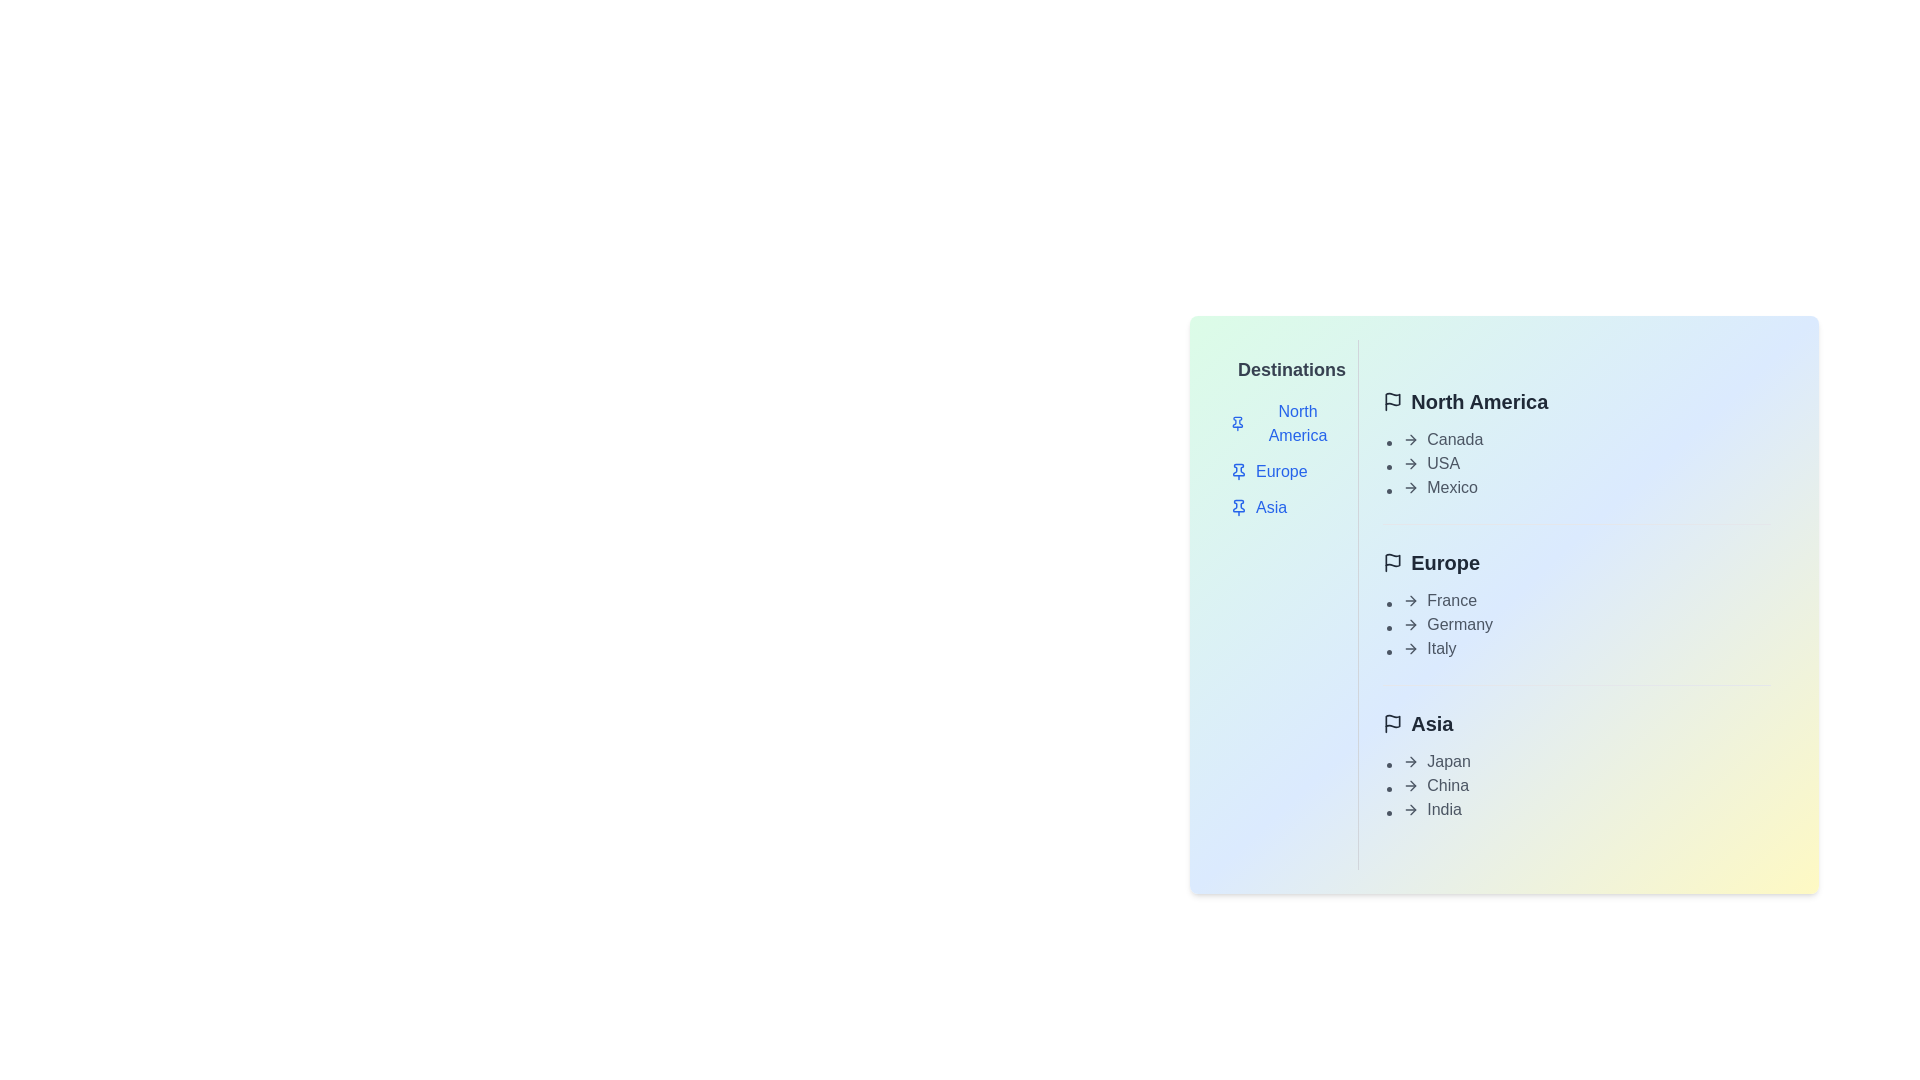 The height and width of the screenshot is (1080, 1920). I want to click on the decorative icon for the list item 'Italy', so click(1412, 648).